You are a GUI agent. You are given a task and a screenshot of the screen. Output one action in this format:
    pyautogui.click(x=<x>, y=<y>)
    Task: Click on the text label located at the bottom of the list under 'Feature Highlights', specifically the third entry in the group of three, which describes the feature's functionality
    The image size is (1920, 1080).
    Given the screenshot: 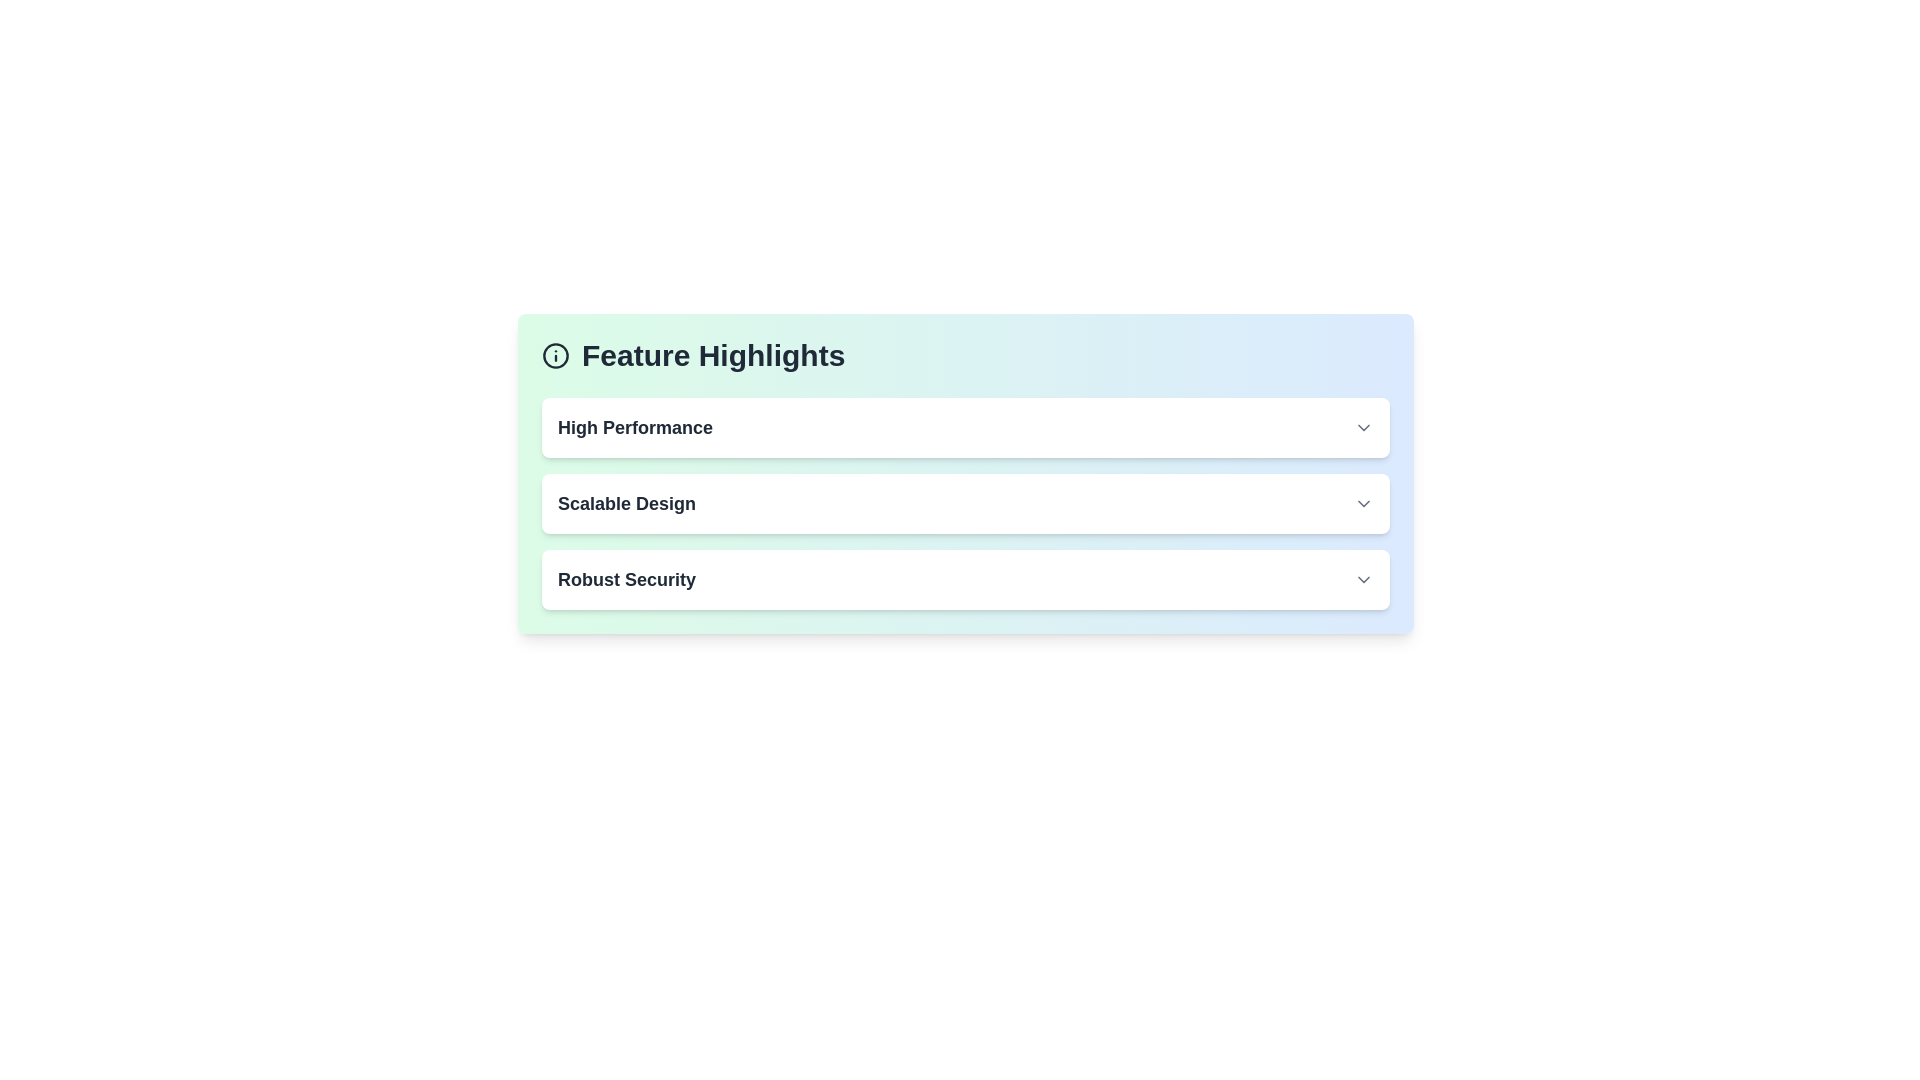 What is the action you would take?
    pyautogui.click(x=626, y=579)
    